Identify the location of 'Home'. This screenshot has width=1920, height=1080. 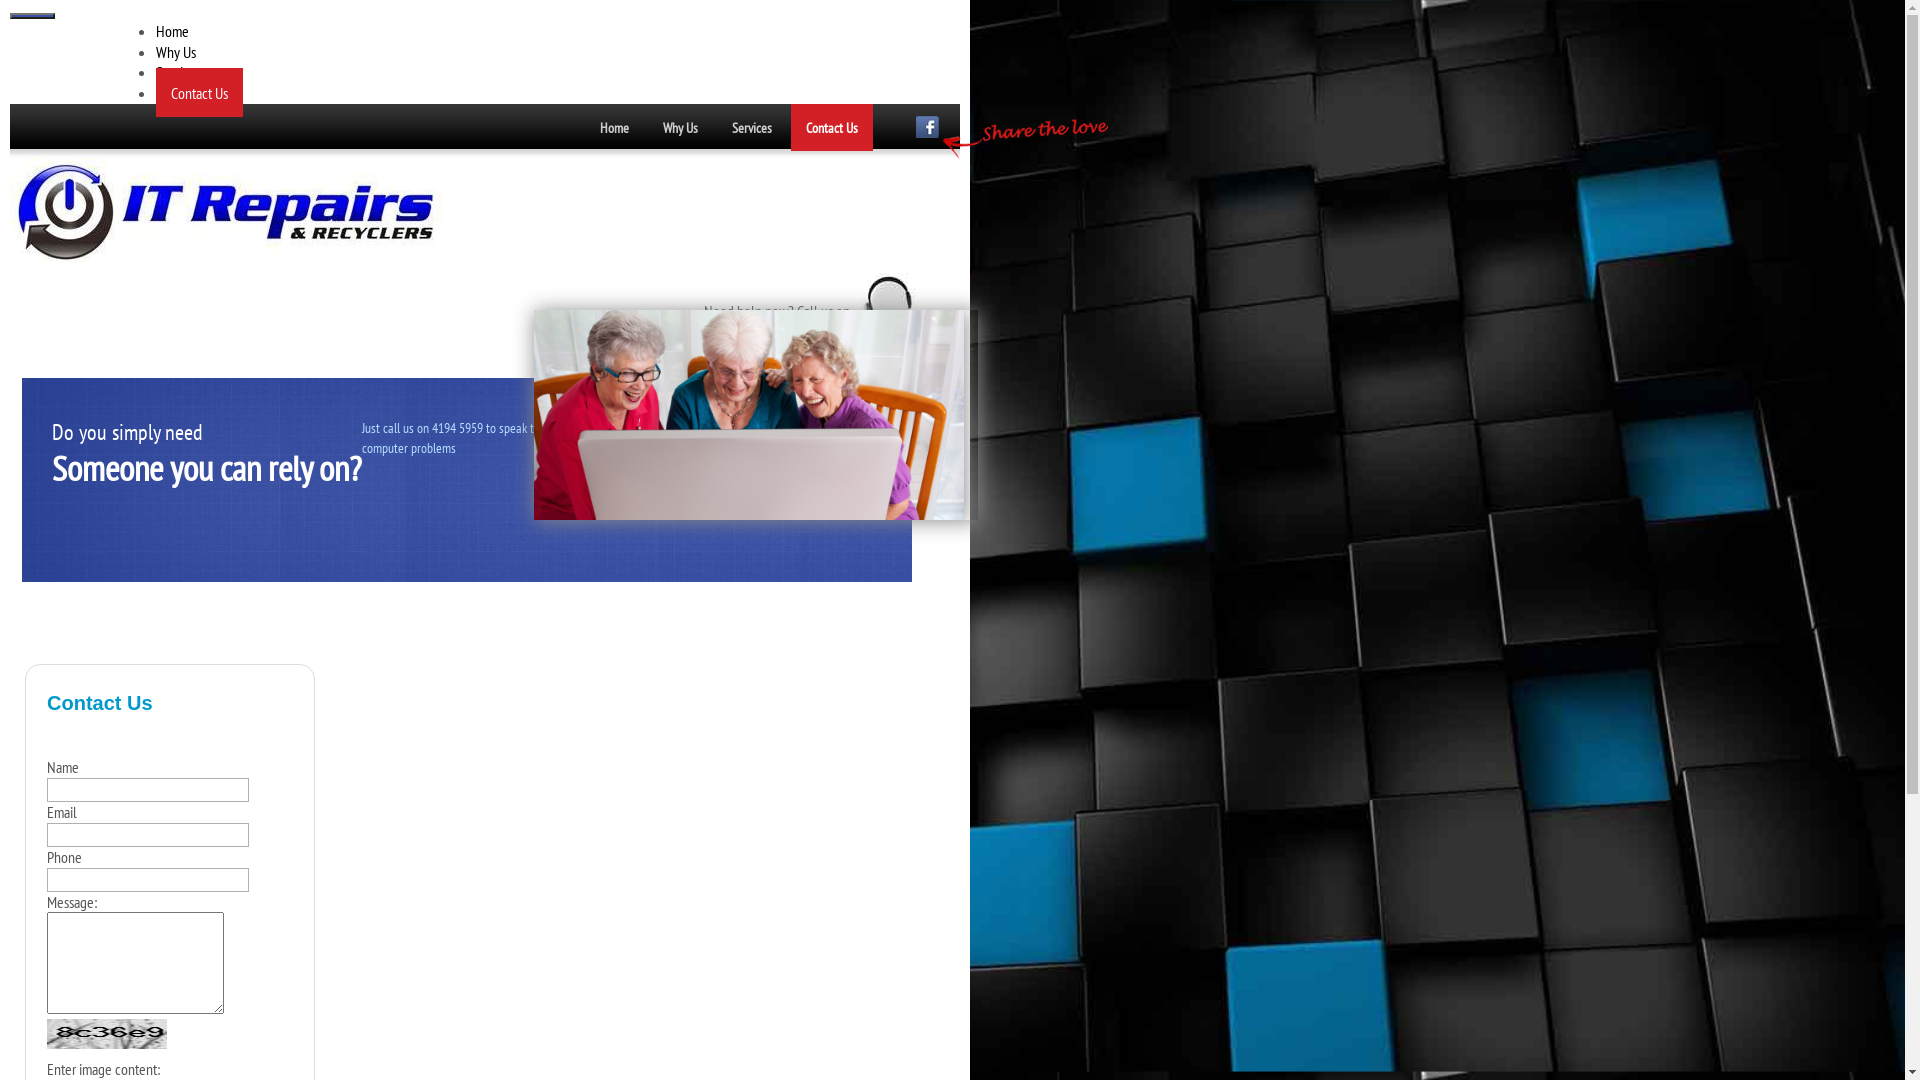
(613, 127).